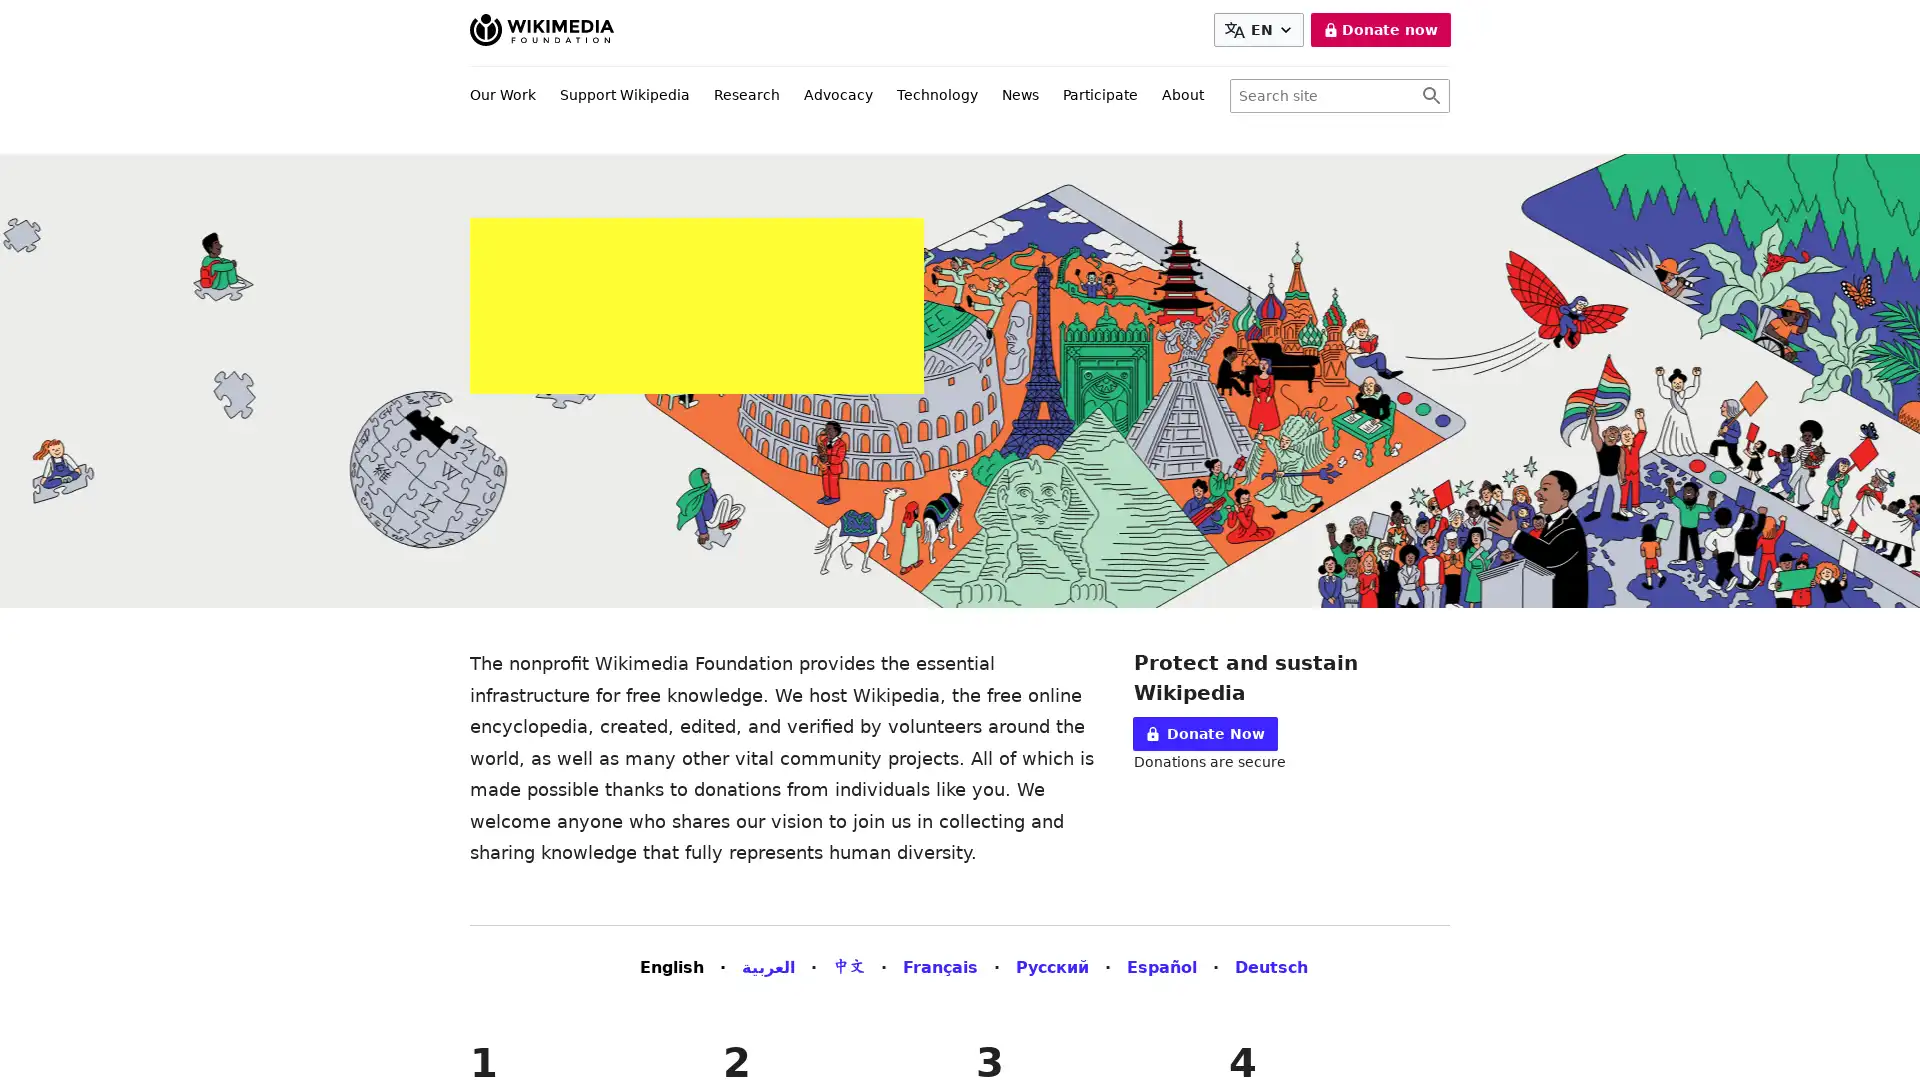  I want to click on Search, so click(1430, 96).